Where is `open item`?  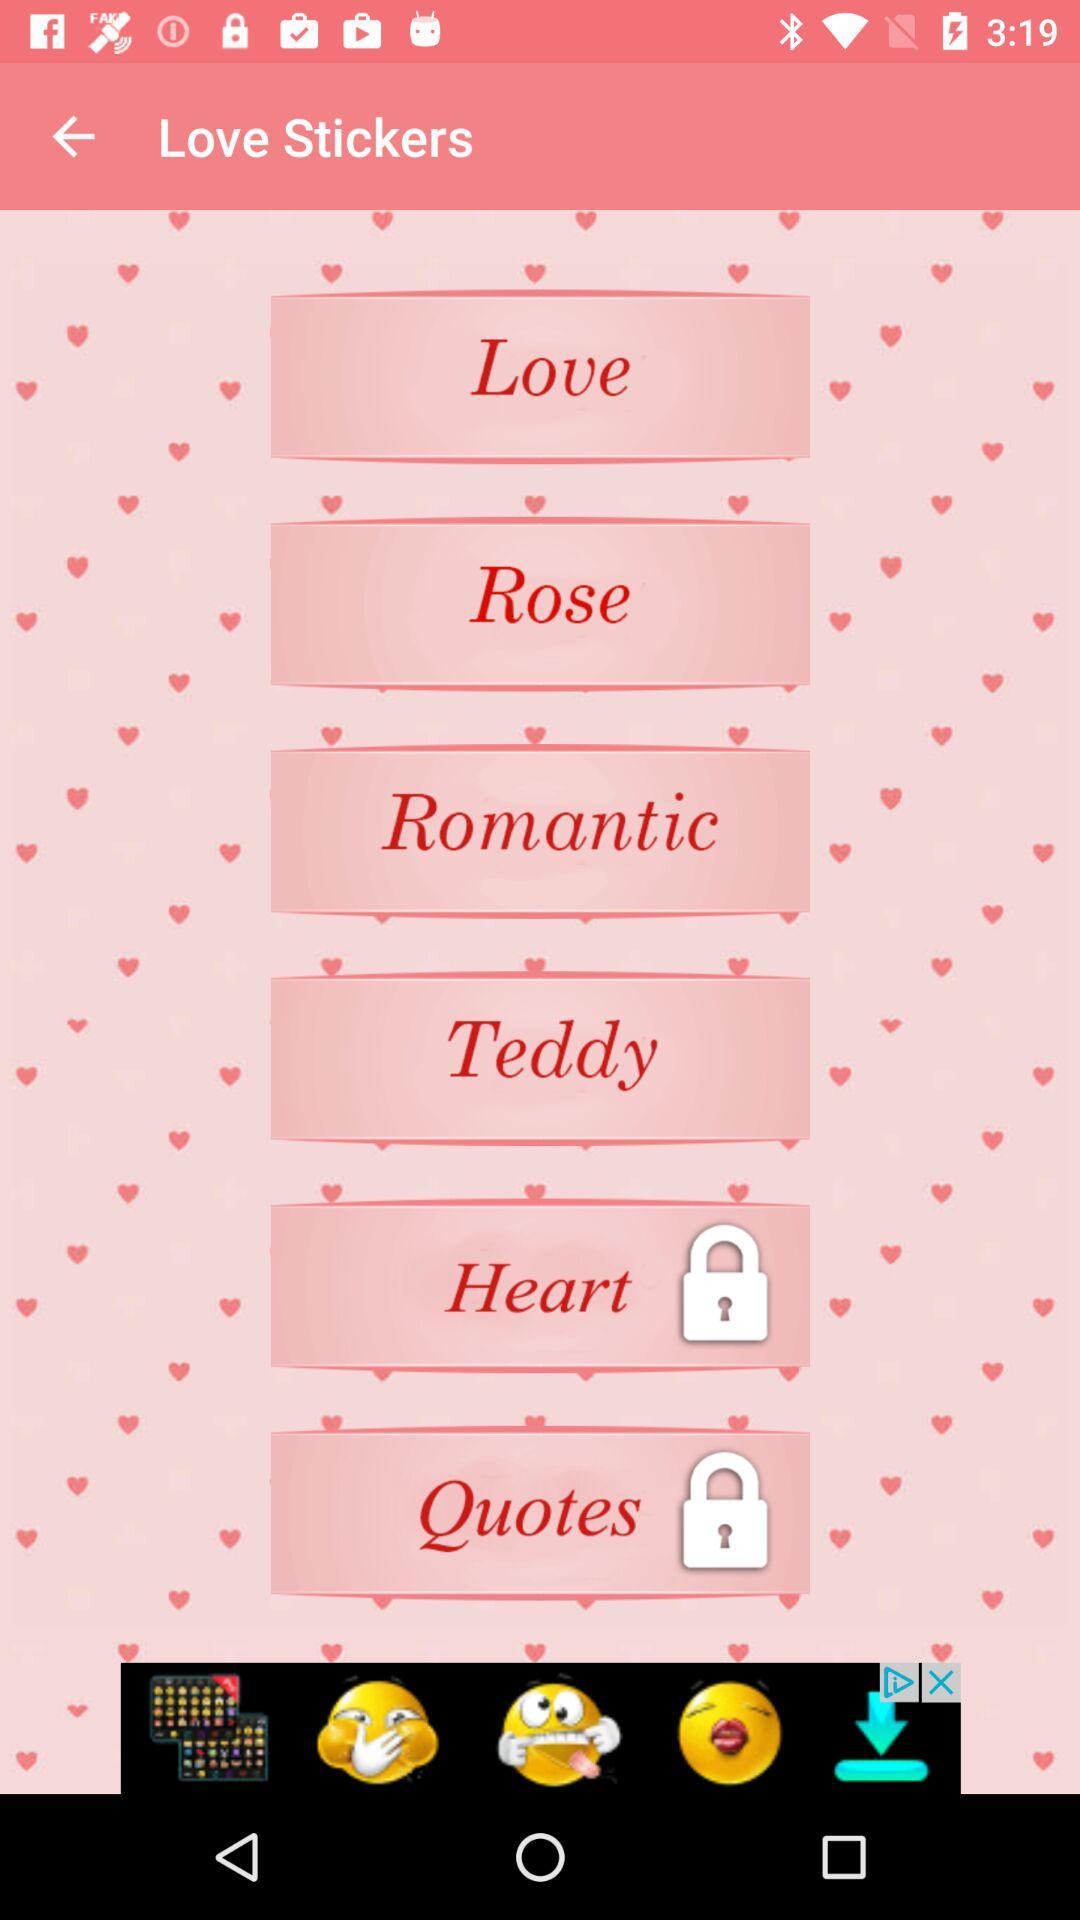
open item is located at coordinates (540, 1513).